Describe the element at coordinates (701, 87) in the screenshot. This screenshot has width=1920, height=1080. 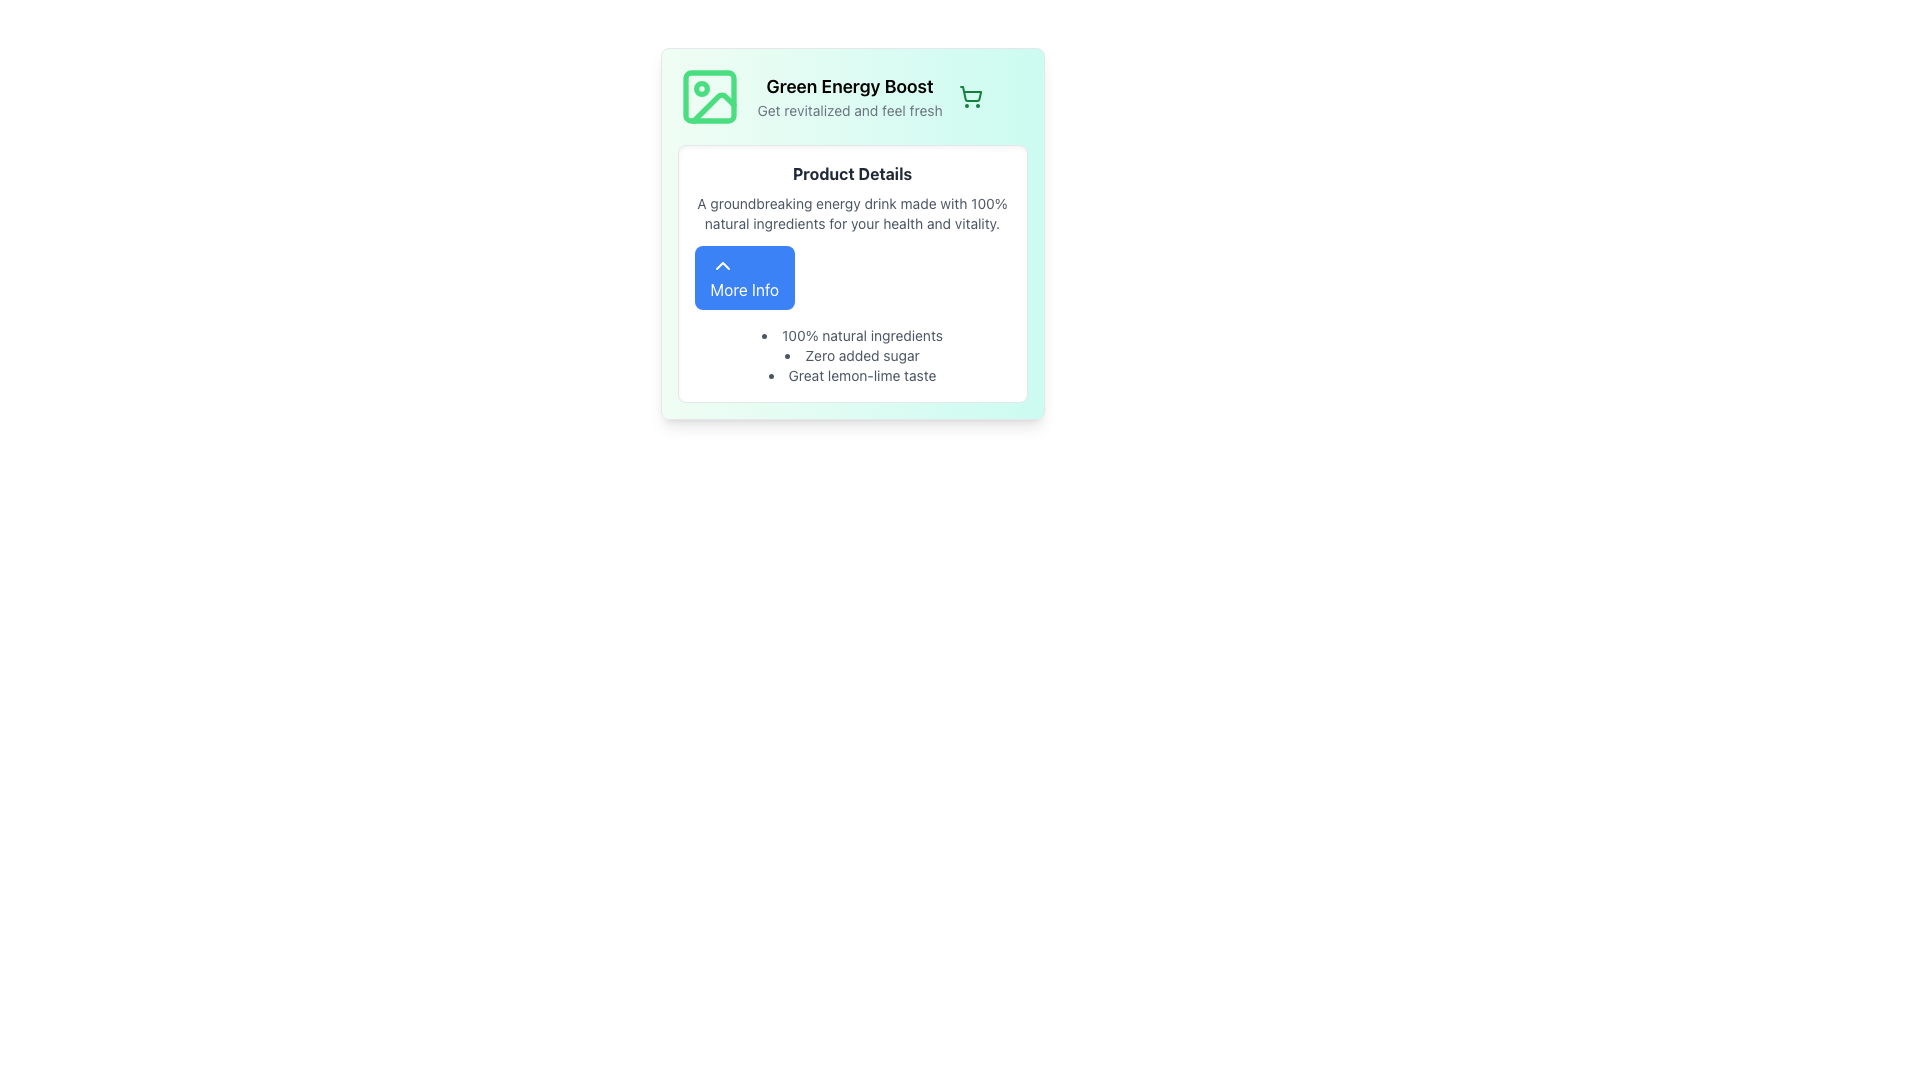
I see `the circular shape located in the top-left corner of the product information card, above the header 'Green Energy Boost'` at that location.